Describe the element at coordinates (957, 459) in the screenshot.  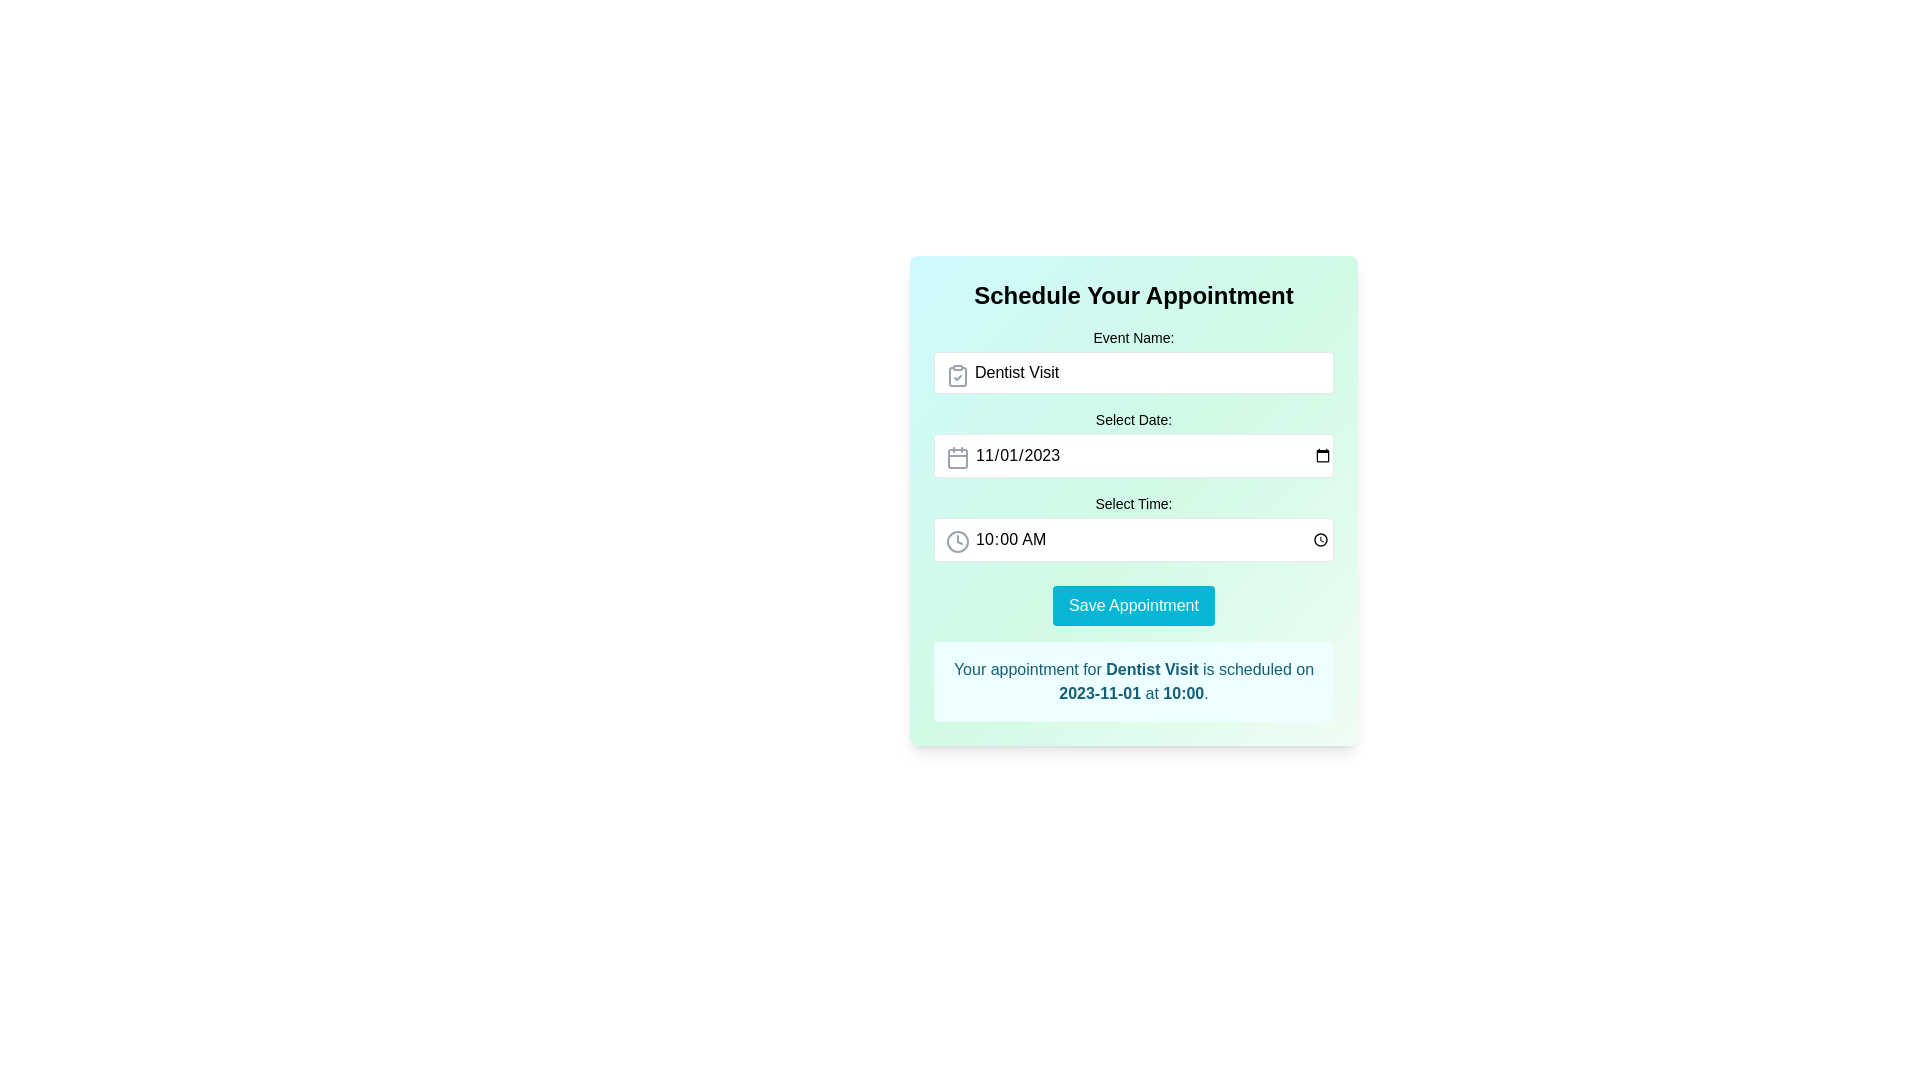
I see `the filled SVG rectangle with rounded corners that serves as a background within the calendar icon located to the left of the 'Select Date:' input field` at that location.